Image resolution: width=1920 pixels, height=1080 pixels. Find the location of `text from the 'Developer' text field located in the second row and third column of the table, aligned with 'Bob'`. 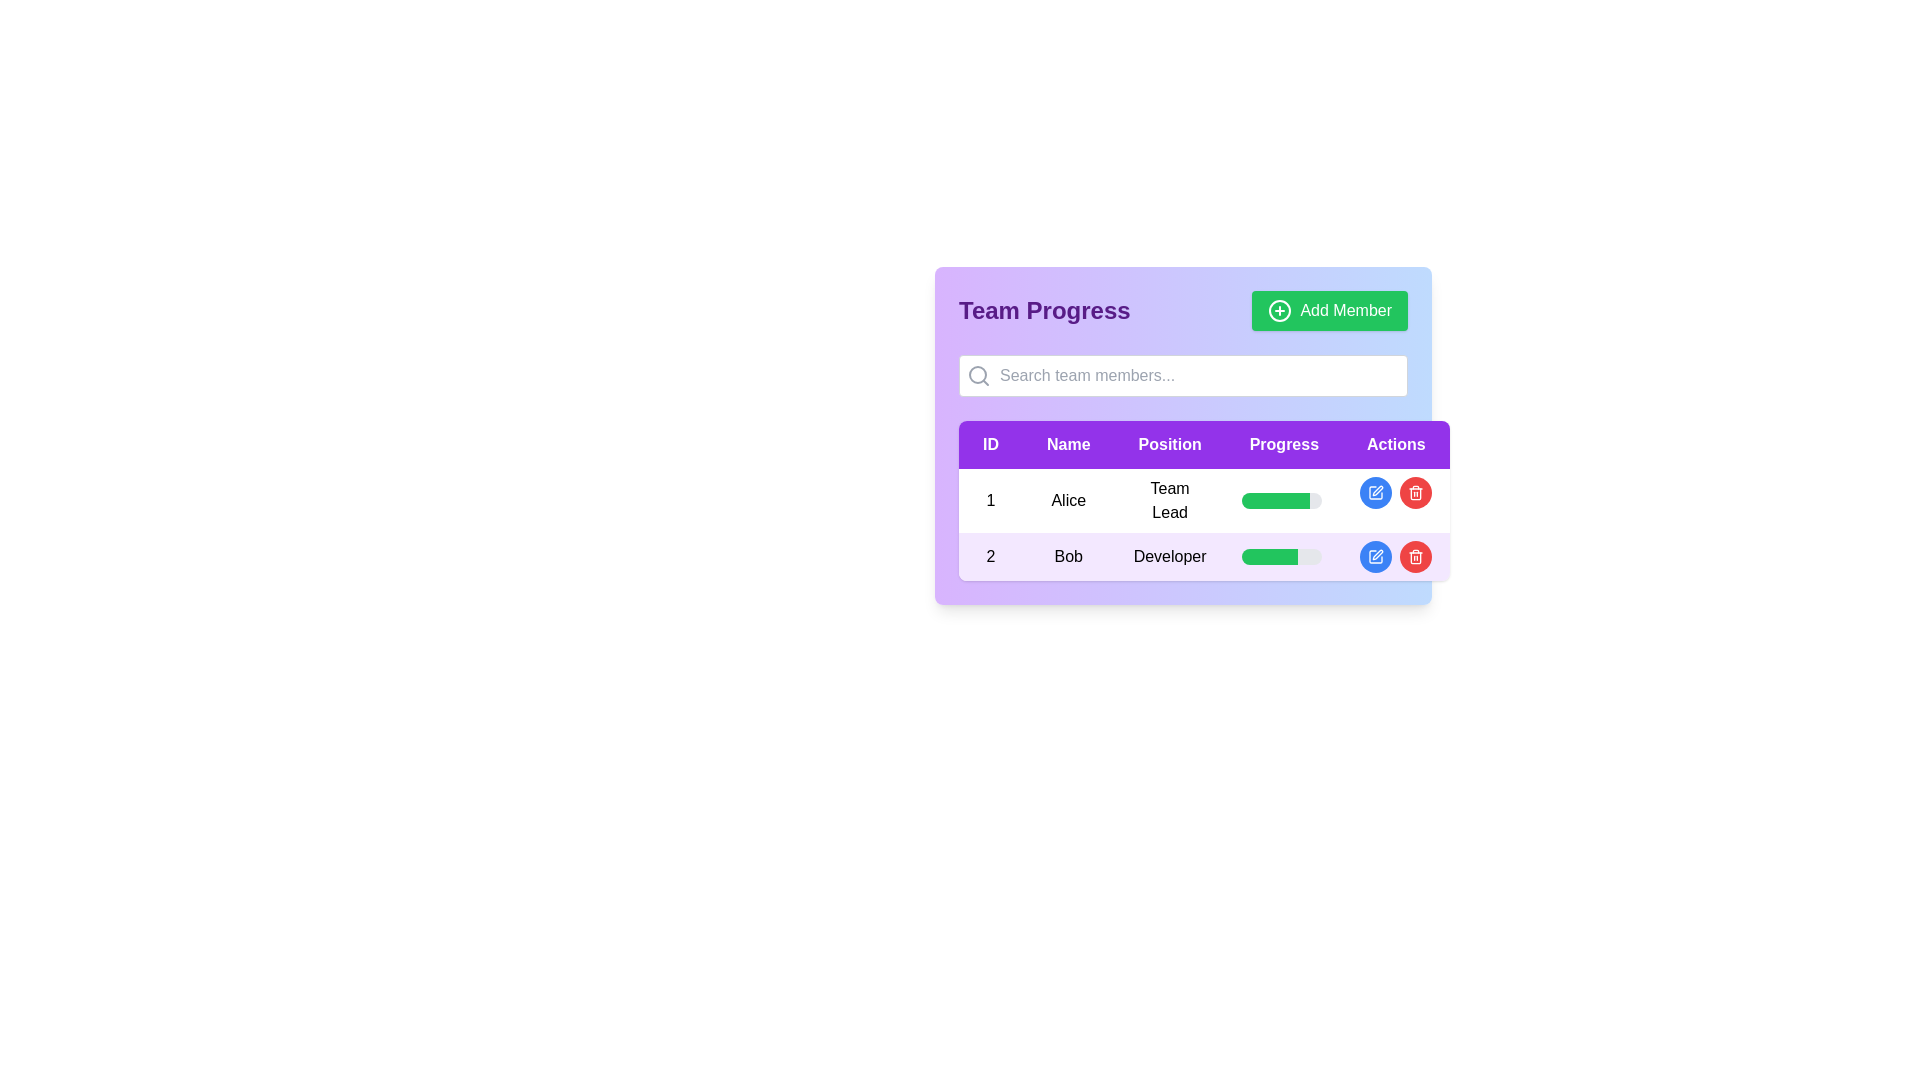

text from the 'Developer' text field located in the second row and third column of the table, aligned with 'Bob' is located at coordinates (1170, 556).